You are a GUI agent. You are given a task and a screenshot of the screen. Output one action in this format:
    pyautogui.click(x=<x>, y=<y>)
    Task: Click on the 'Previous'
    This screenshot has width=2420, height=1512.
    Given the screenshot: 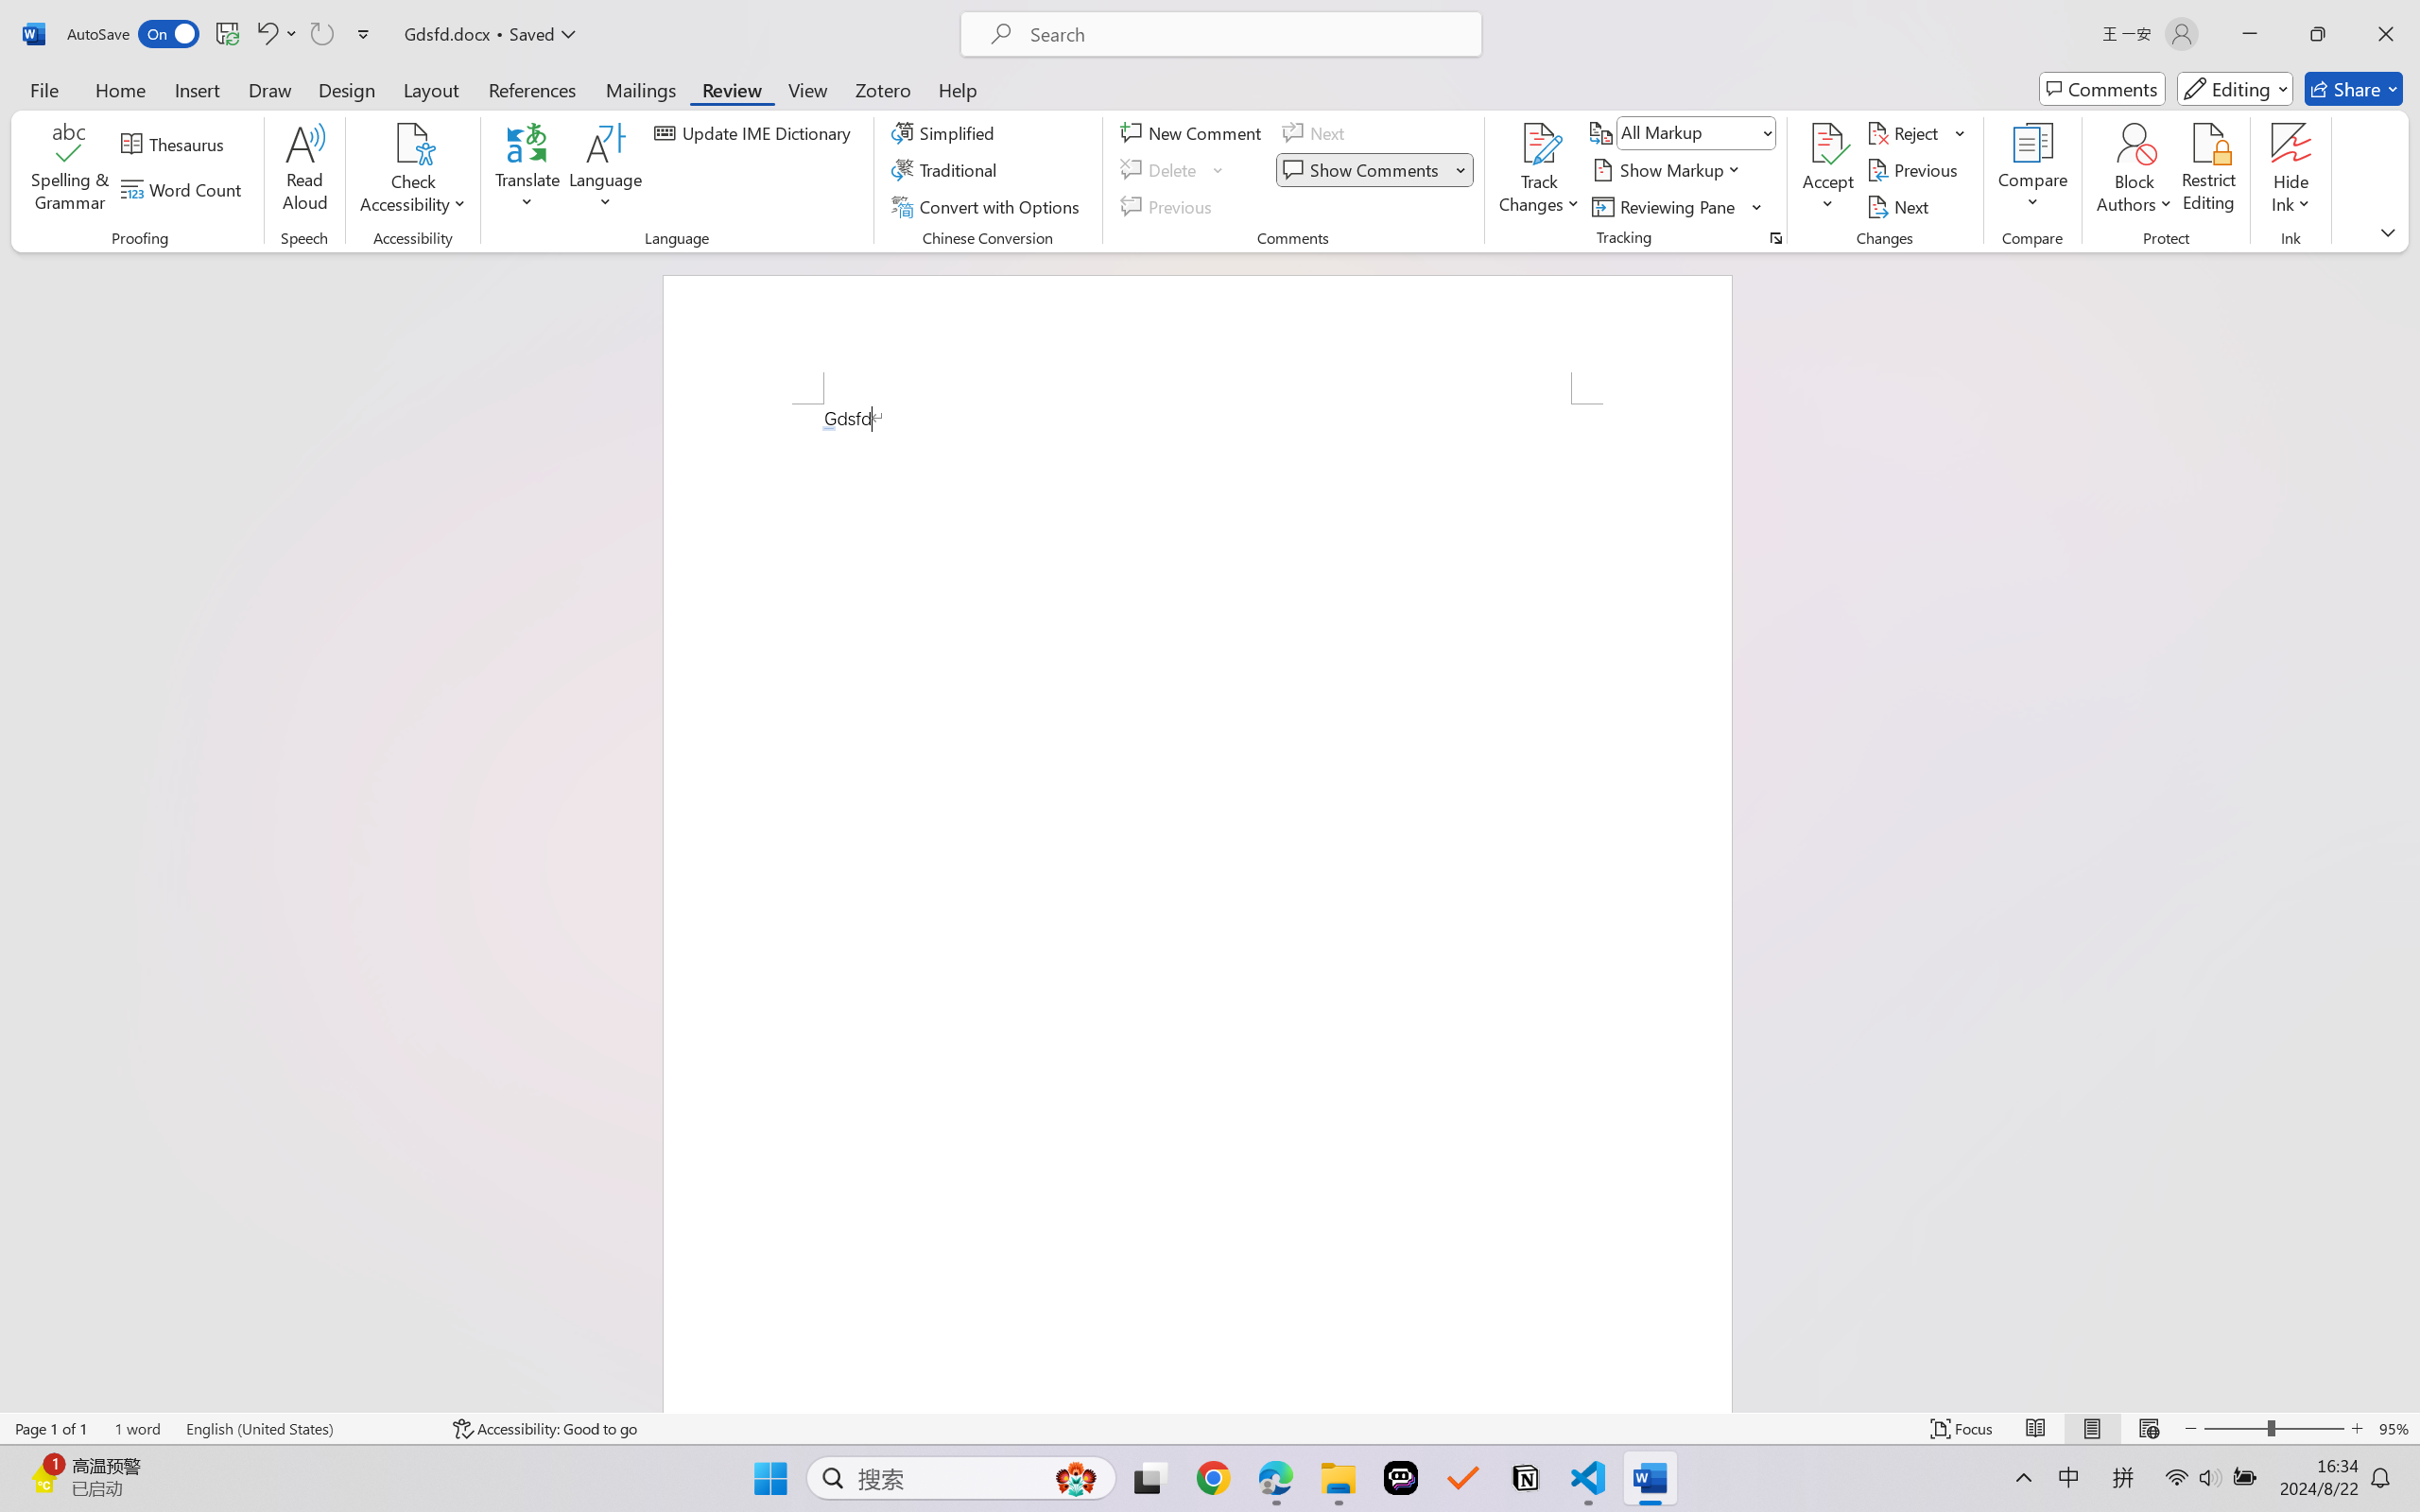 What is the action you would take?
    pyautogui.click(x=1914, y=170)
    